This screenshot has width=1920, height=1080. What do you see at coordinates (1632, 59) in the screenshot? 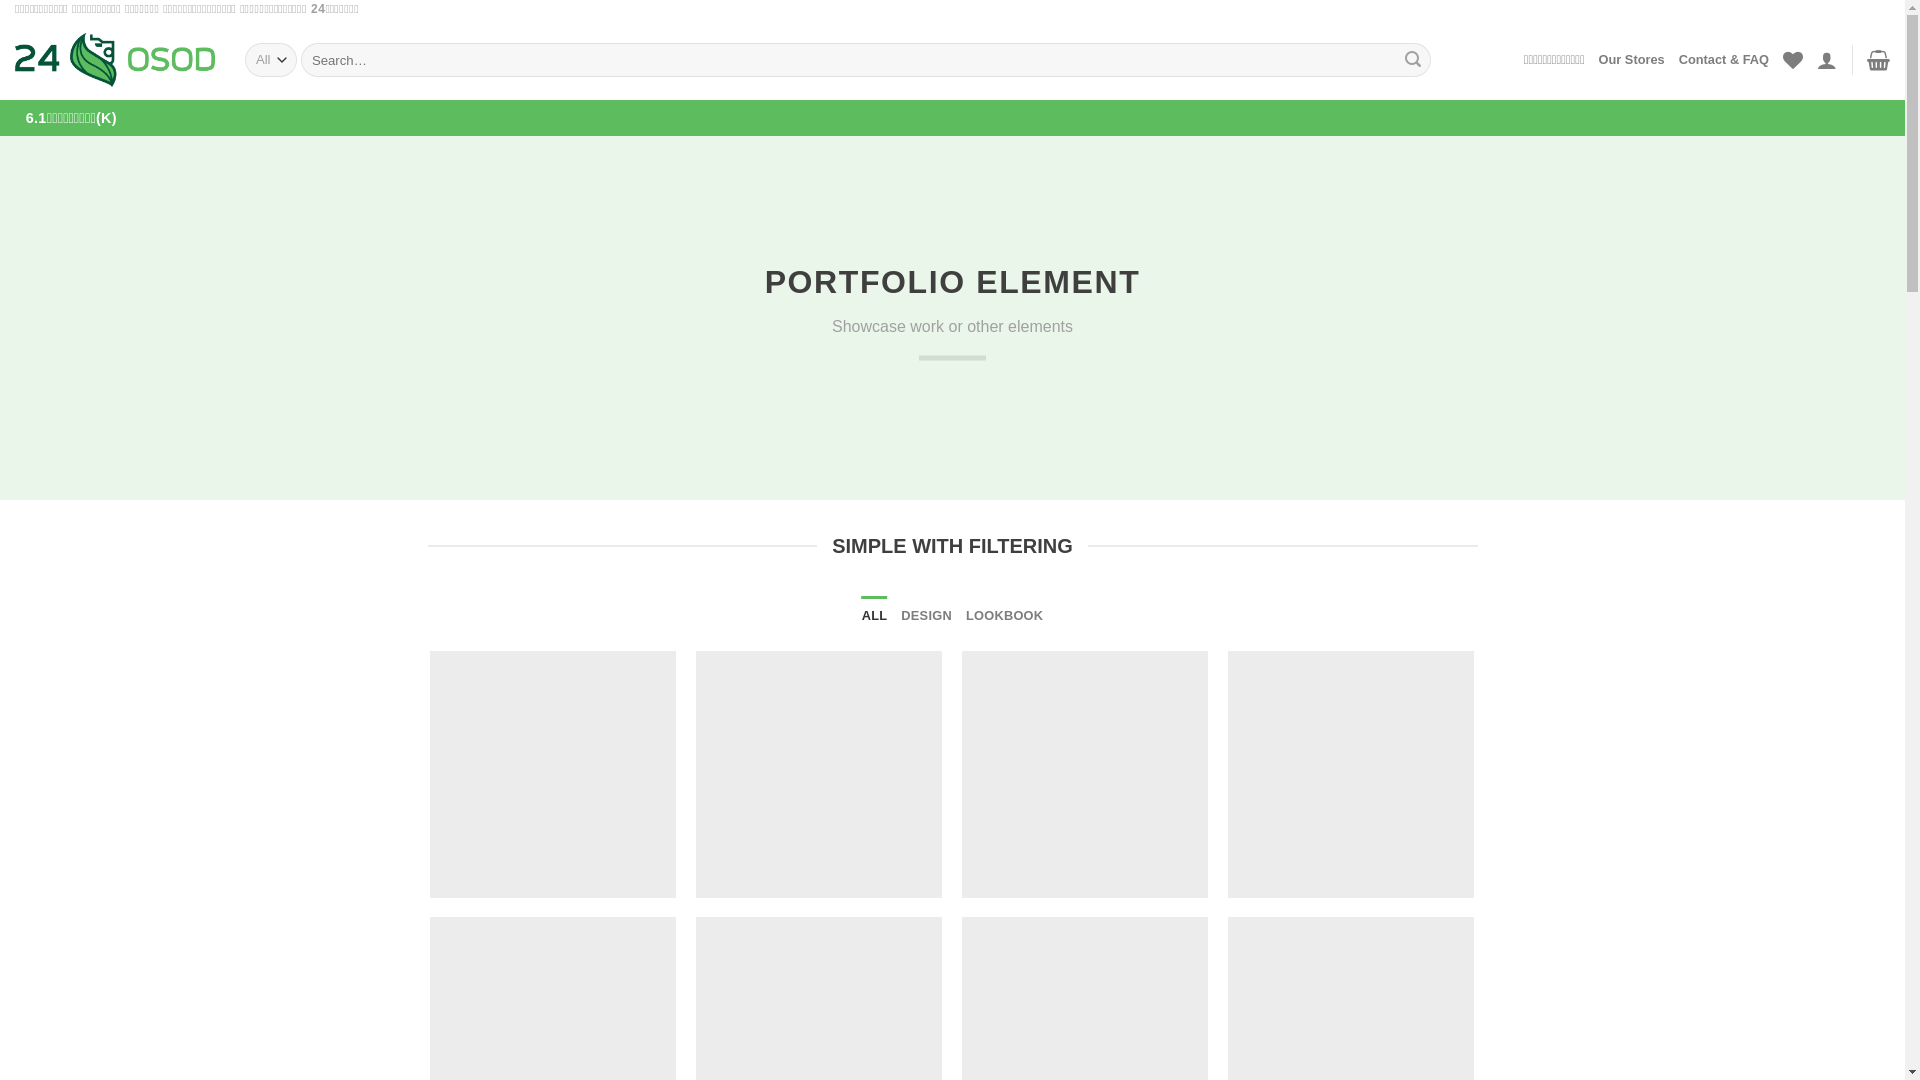
I see `'Our Stores'` at bounding box center [1632, 59].